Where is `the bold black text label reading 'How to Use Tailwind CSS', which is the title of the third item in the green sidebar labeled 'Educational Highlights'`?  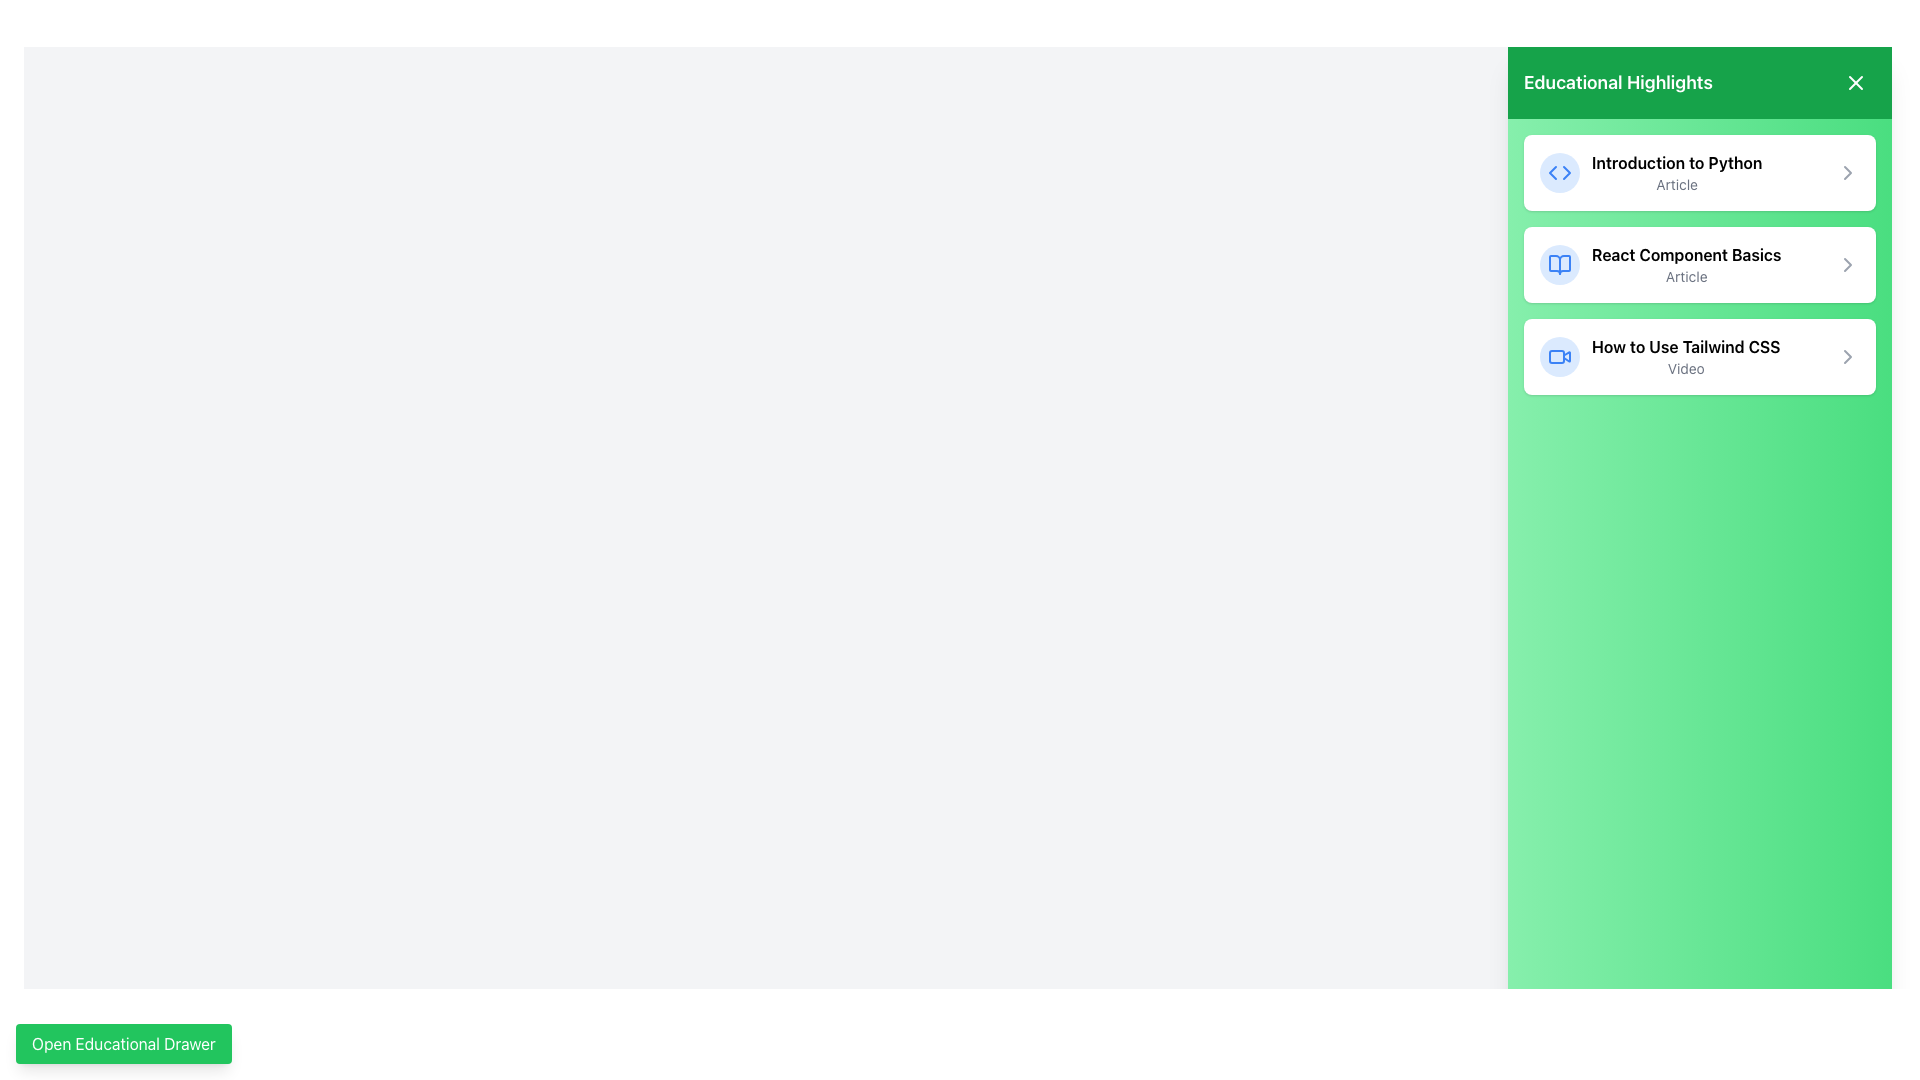 the bold black text label reading 'How to Use Tailwind CSS', which is the title of the third item in the green sidebar labeled 'Educational Highlights' is located at coordinates (1685, 346).